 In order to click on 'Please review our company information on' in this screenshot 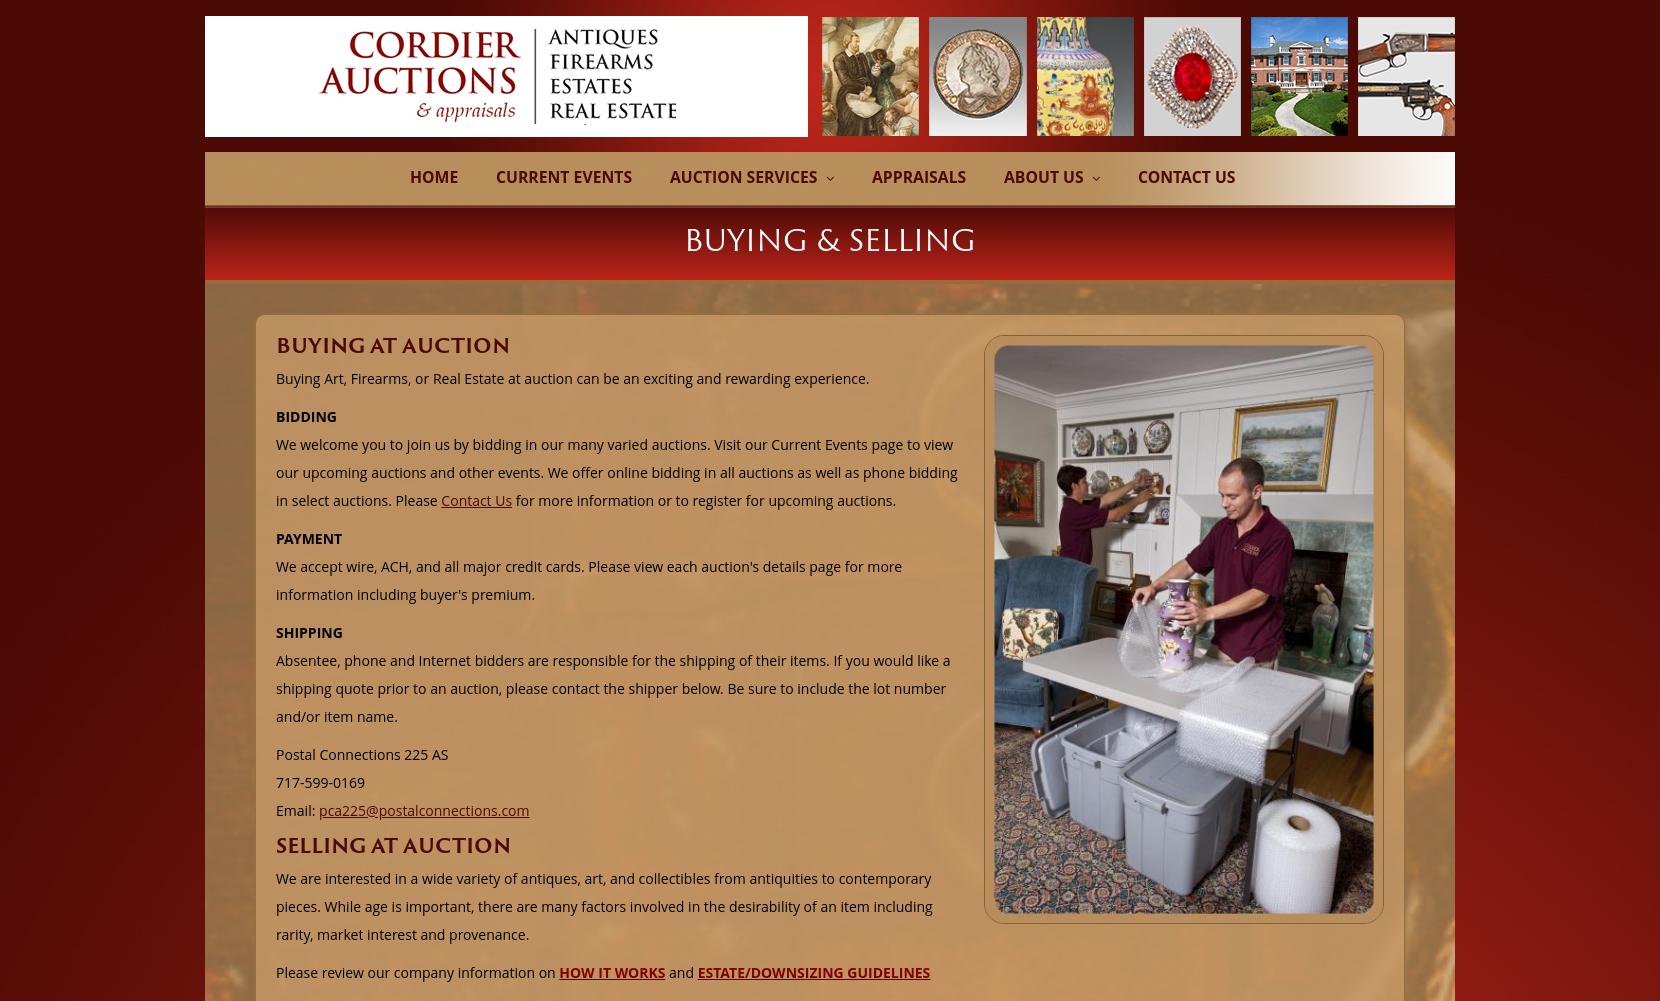, I will do `click(416, 970)`.